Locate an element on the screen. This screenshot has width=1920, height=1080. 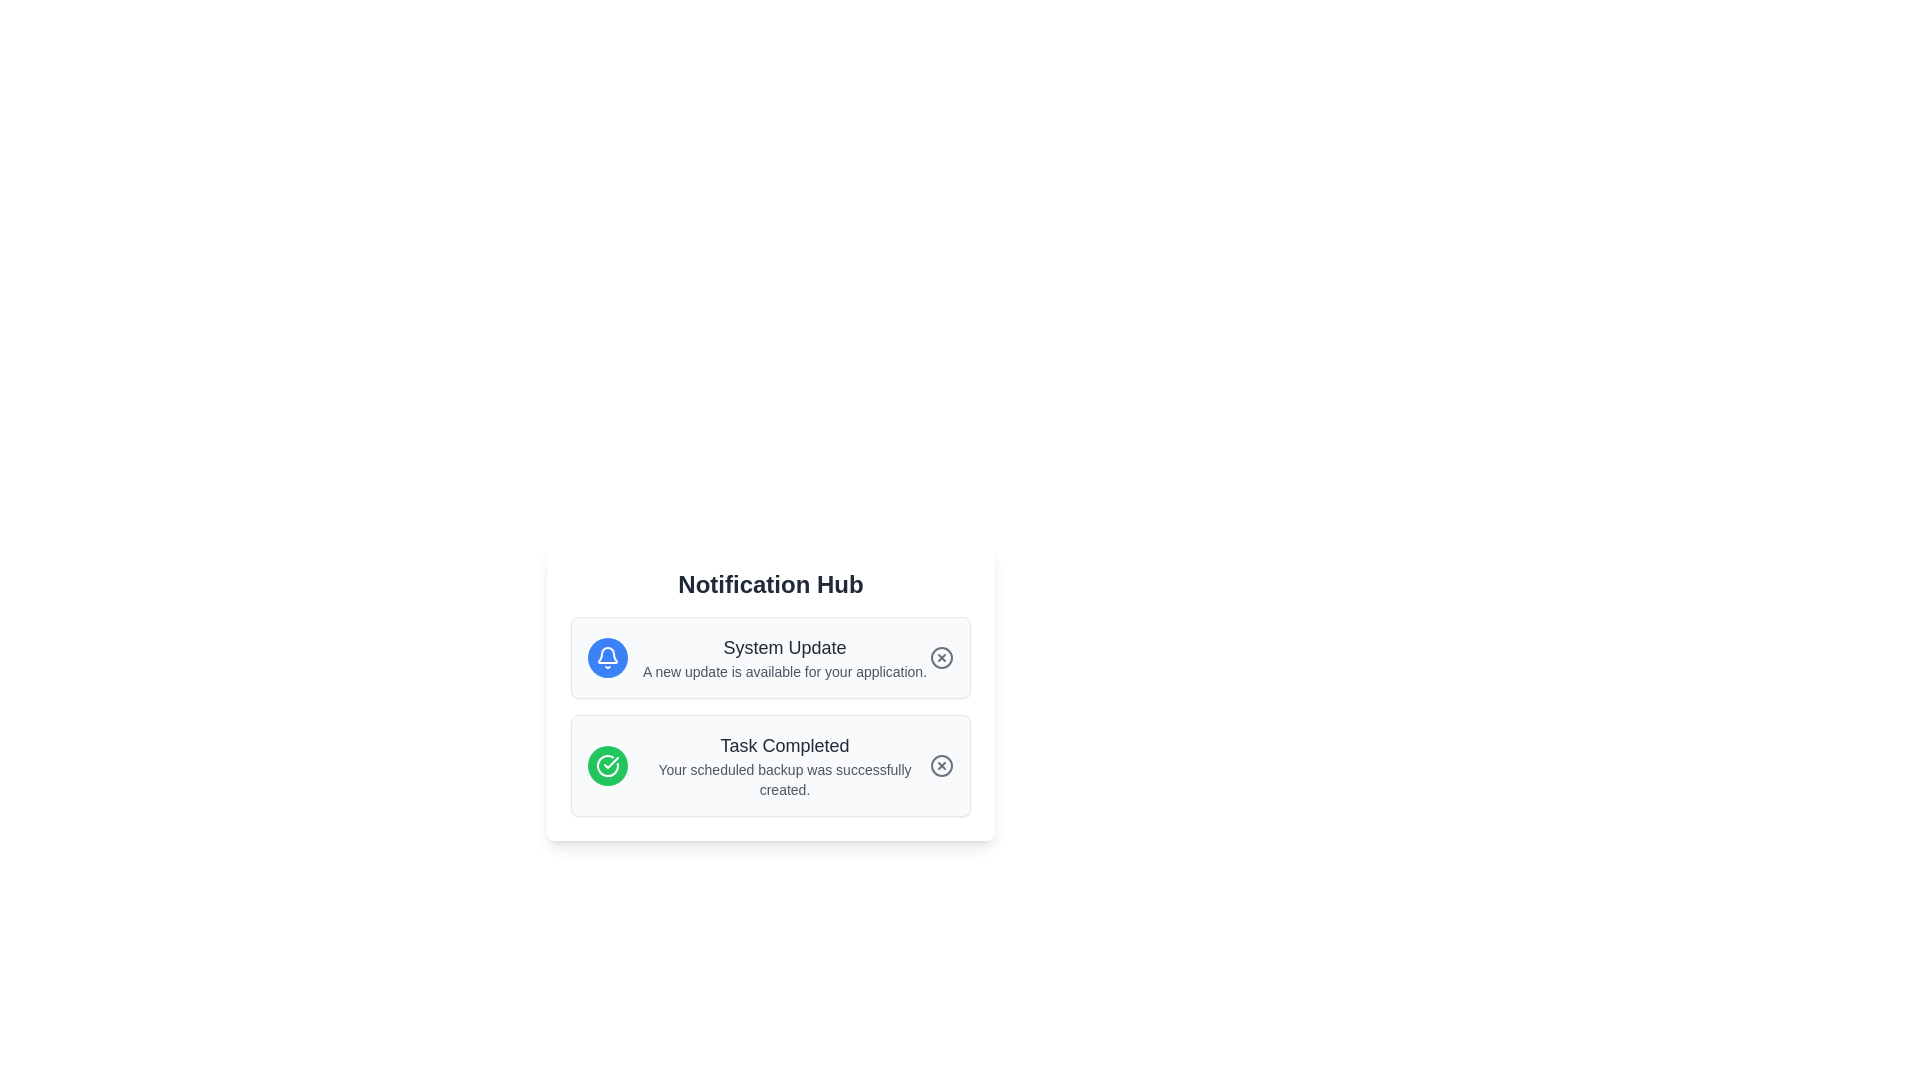
circular blue button with a white bell icon located at the left of the 'System Update' title in the top notification card is located at coordinates (607, 658).